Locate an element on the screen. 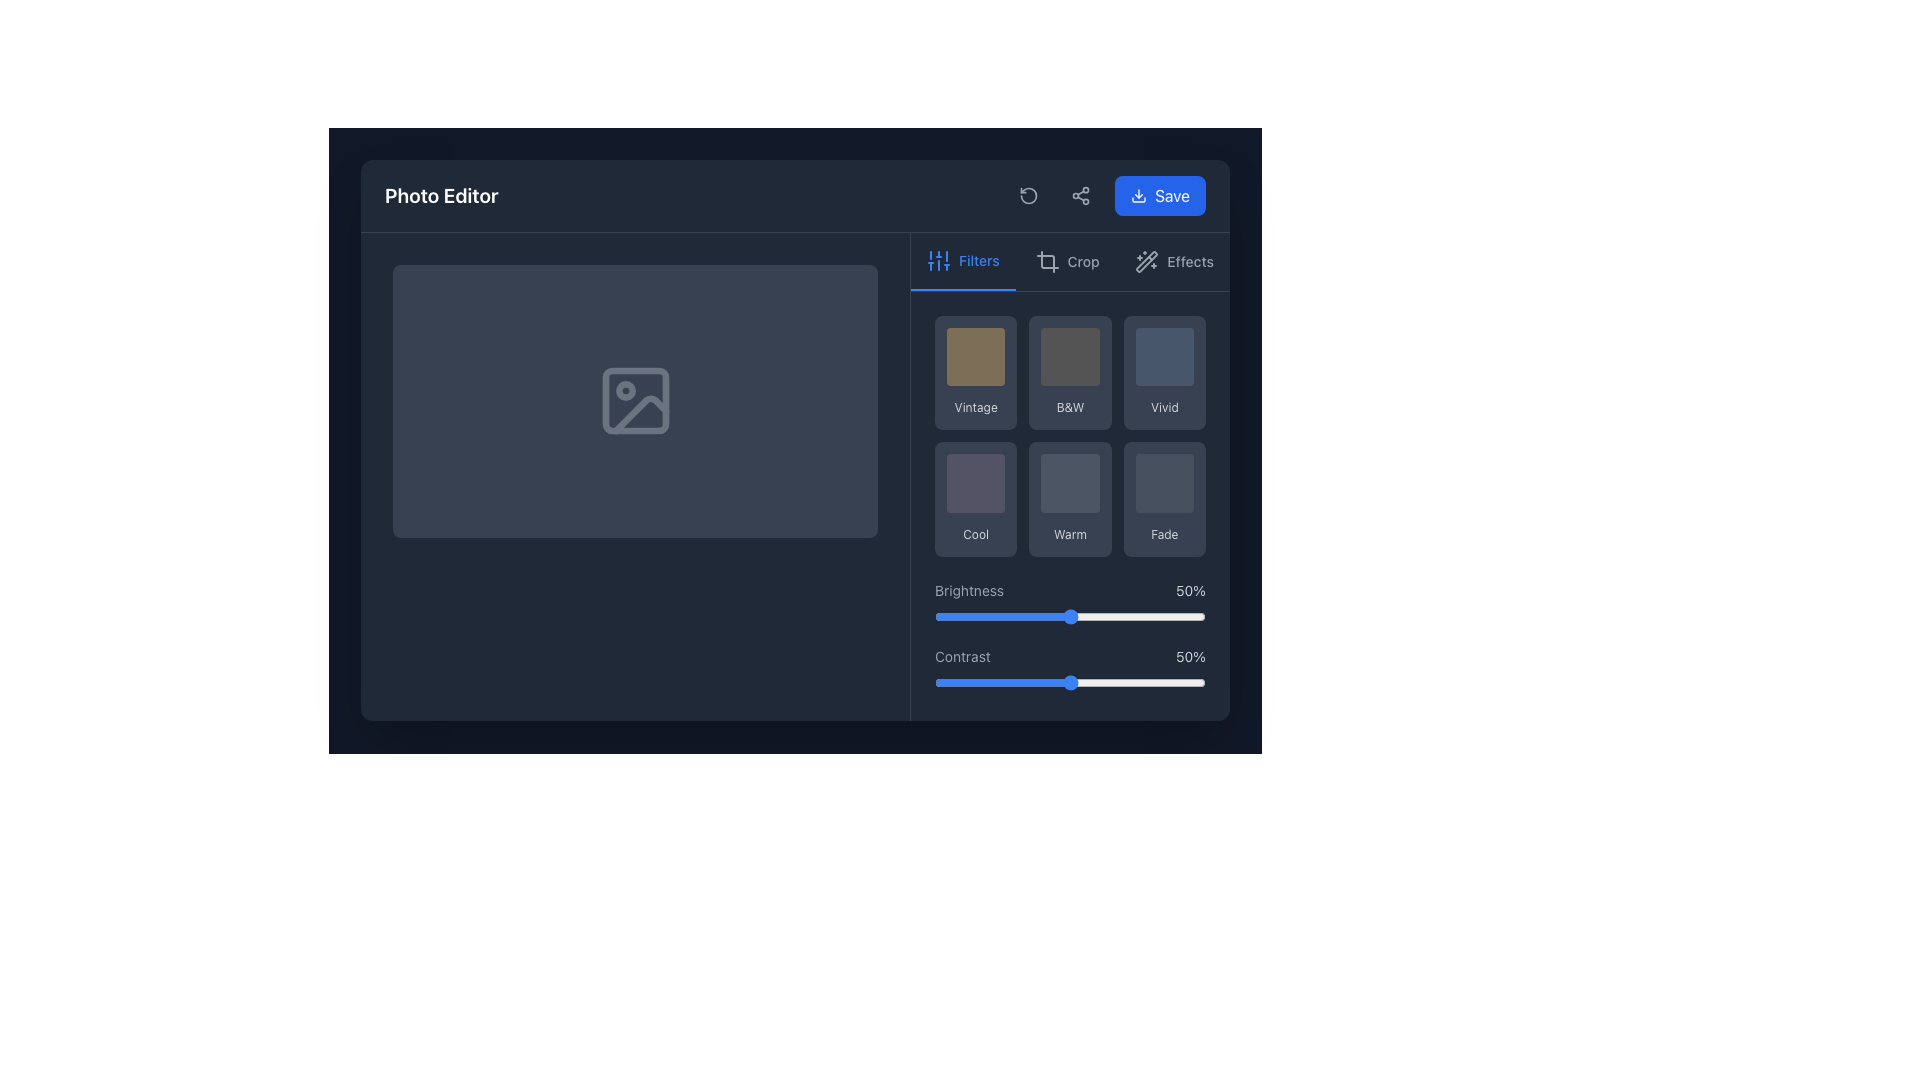 This screenshot has height=1080, width=1920. the interactive visual square with rounded corners and a dark gray color located inside the button labeled 'Cool' is located at coordinates (976, 483).